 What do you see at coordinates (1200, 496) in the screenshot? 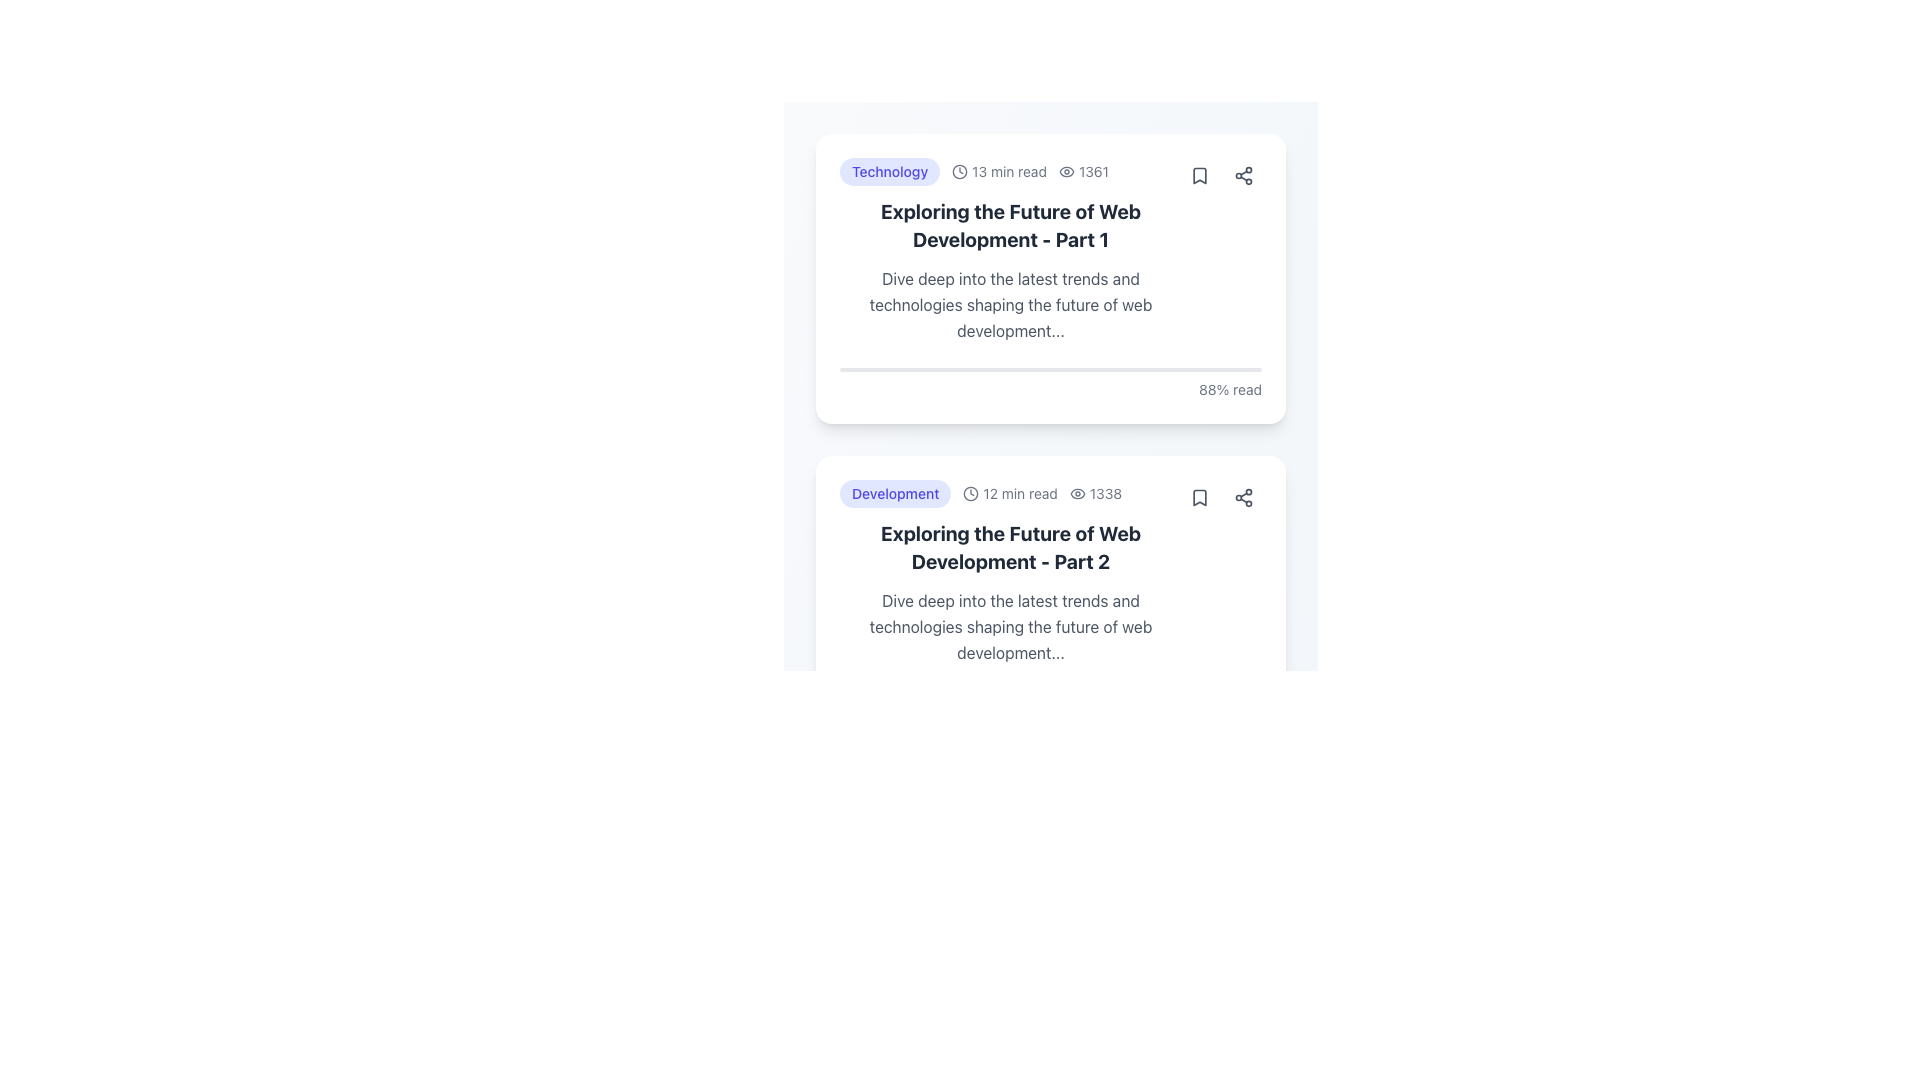
I see `the bookmark indicator icon located in the top-right corner of the second card` at bounding box center [1200, 496].